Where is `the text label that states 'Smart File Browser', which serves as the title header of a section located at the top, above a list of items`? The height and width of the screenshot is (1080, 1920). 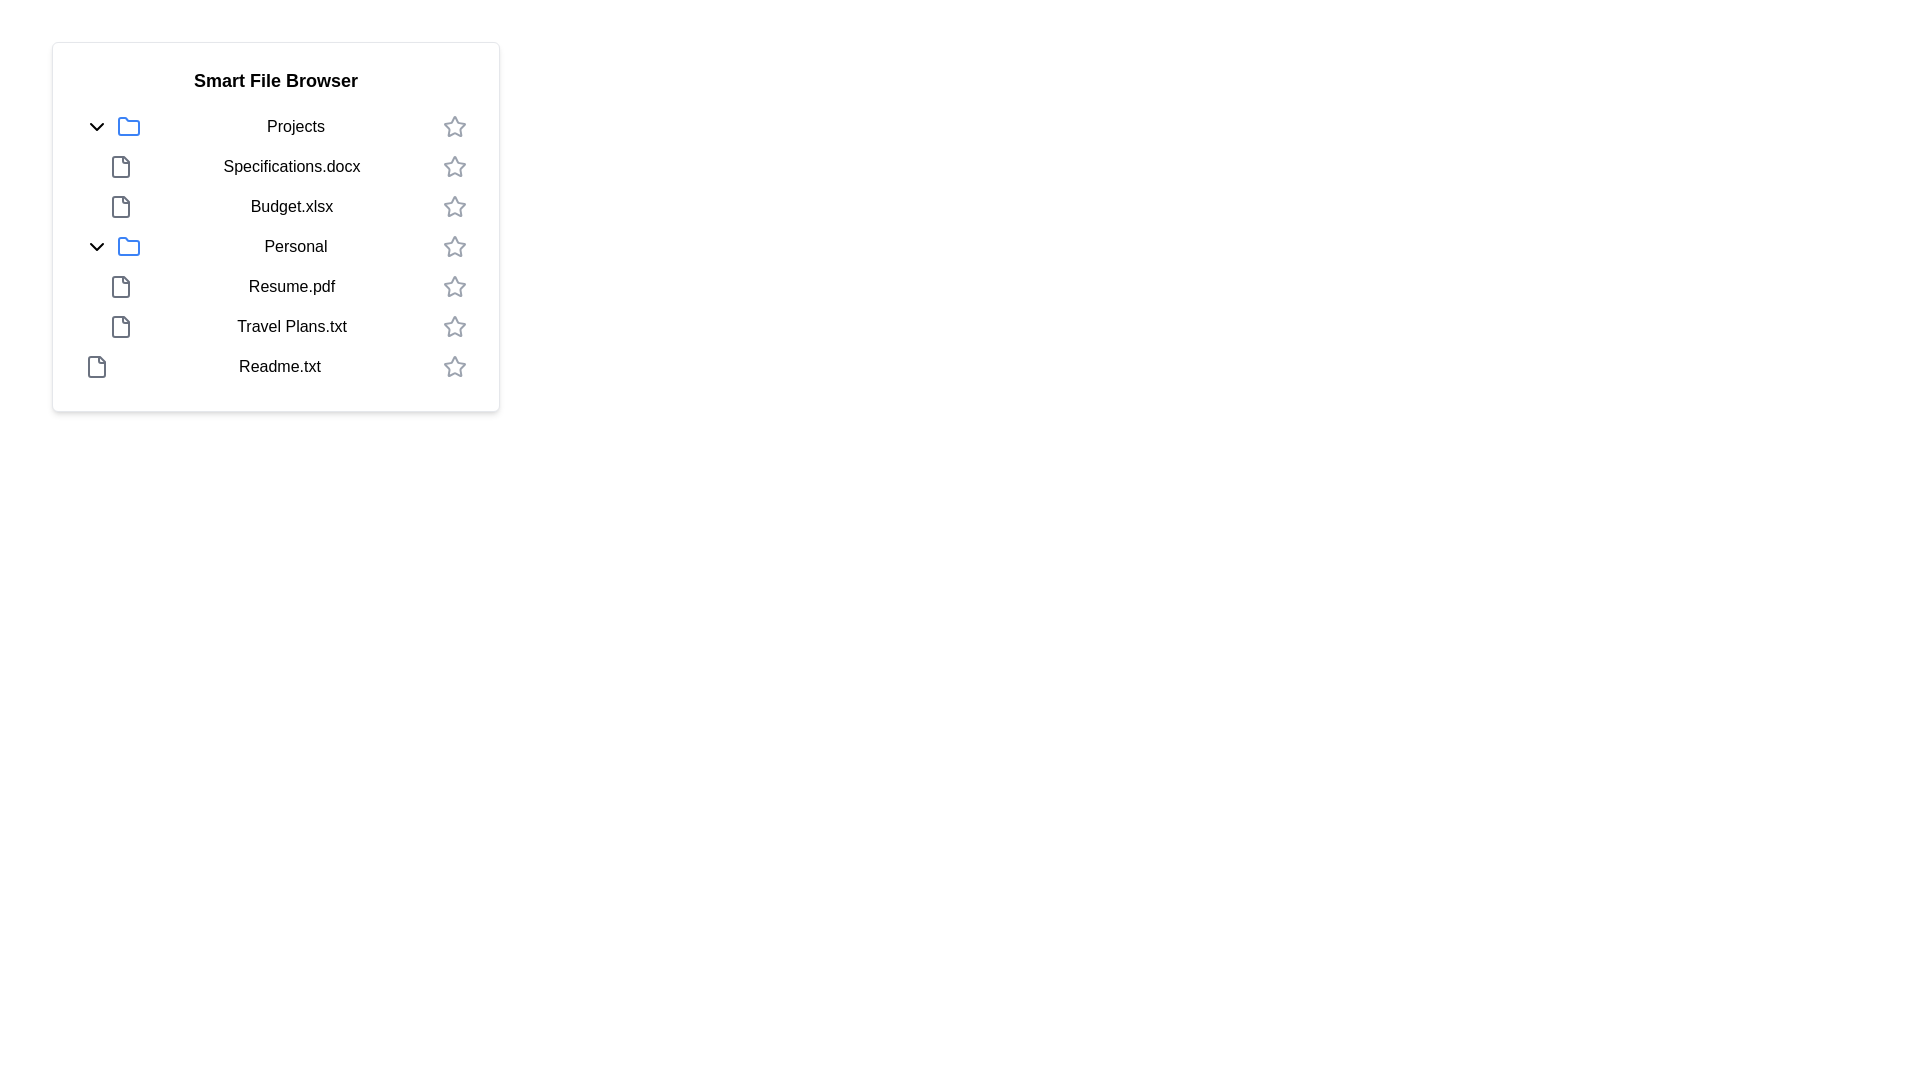 the text label that states 'Smart File Browser', which serves as the title header of a section located at the top, above a list of items is located at coordinates (274, 80).